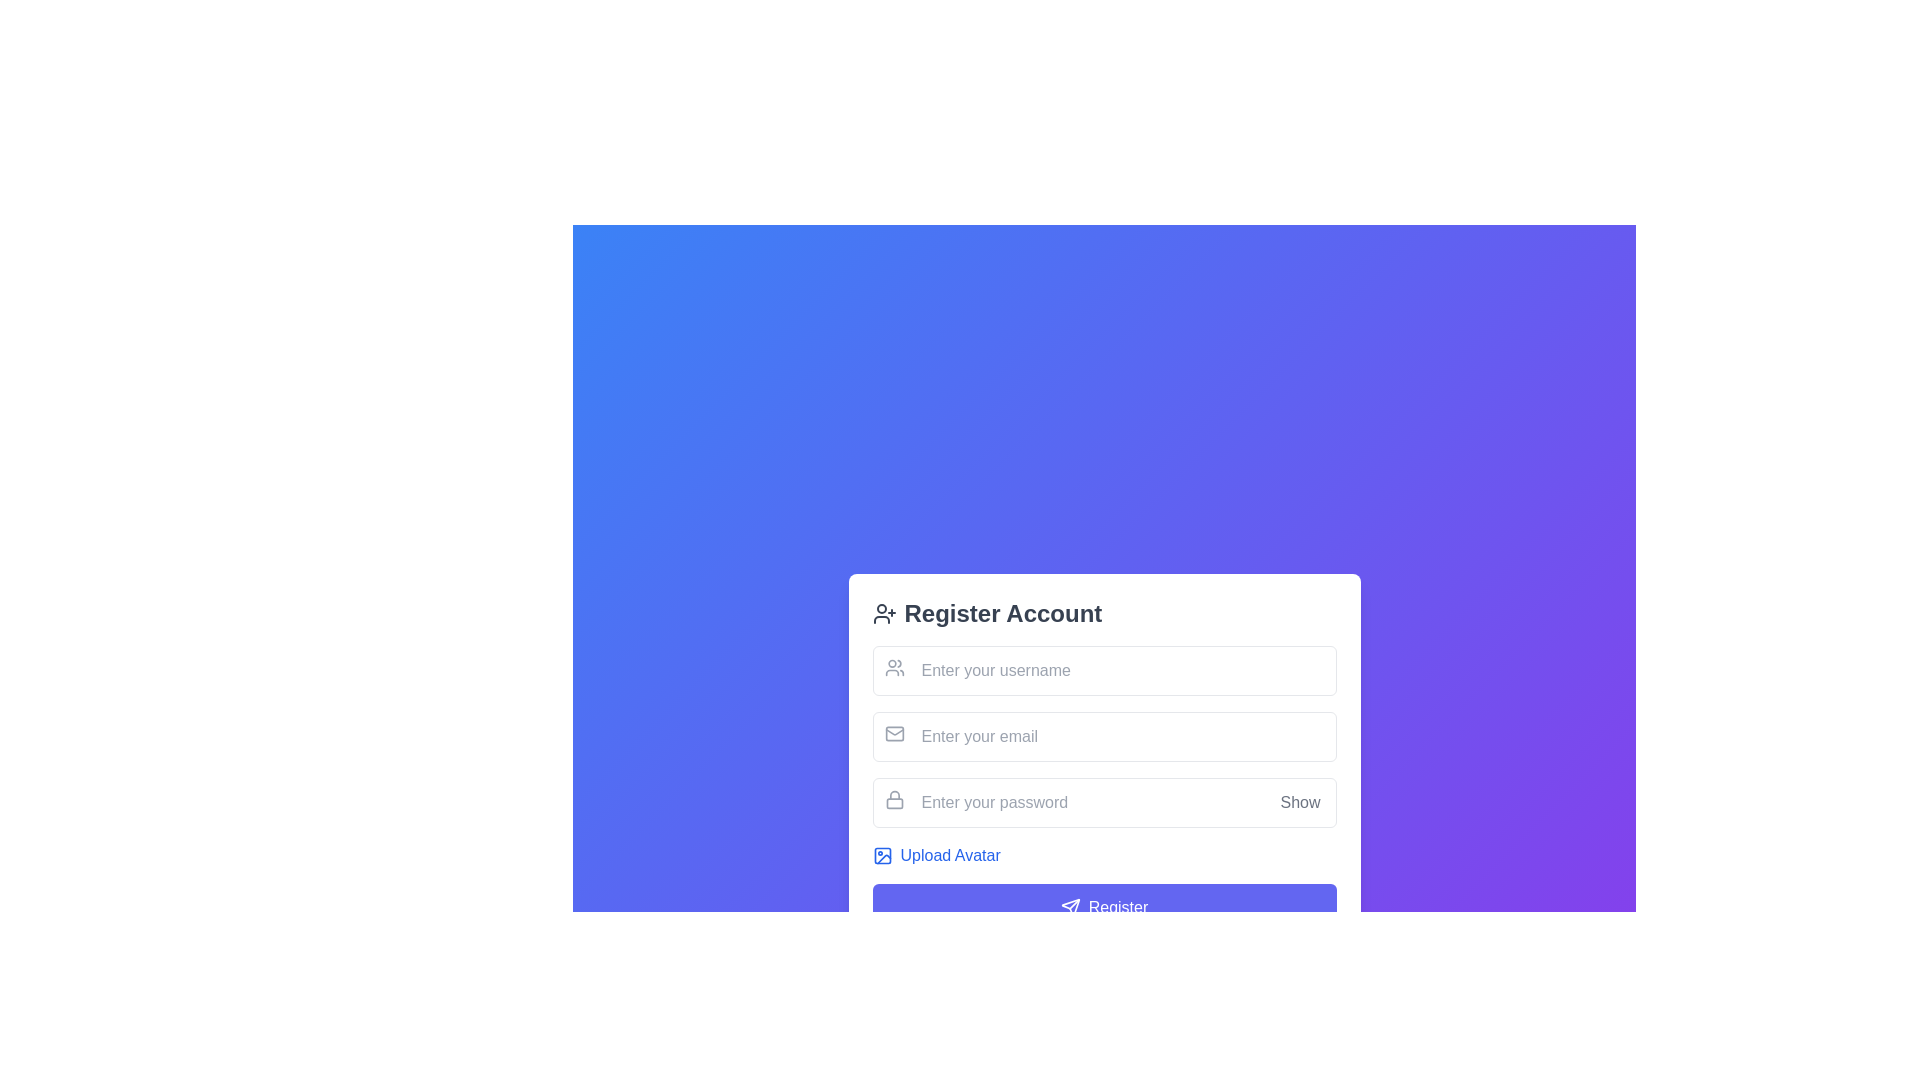  What do you see at coordinates (1103, 736) in the screenshot?
I see `the email input field by tabbing through the registration form elements, which is positioned below the username input field and above the password input field` at bounding box center [1103, 736].